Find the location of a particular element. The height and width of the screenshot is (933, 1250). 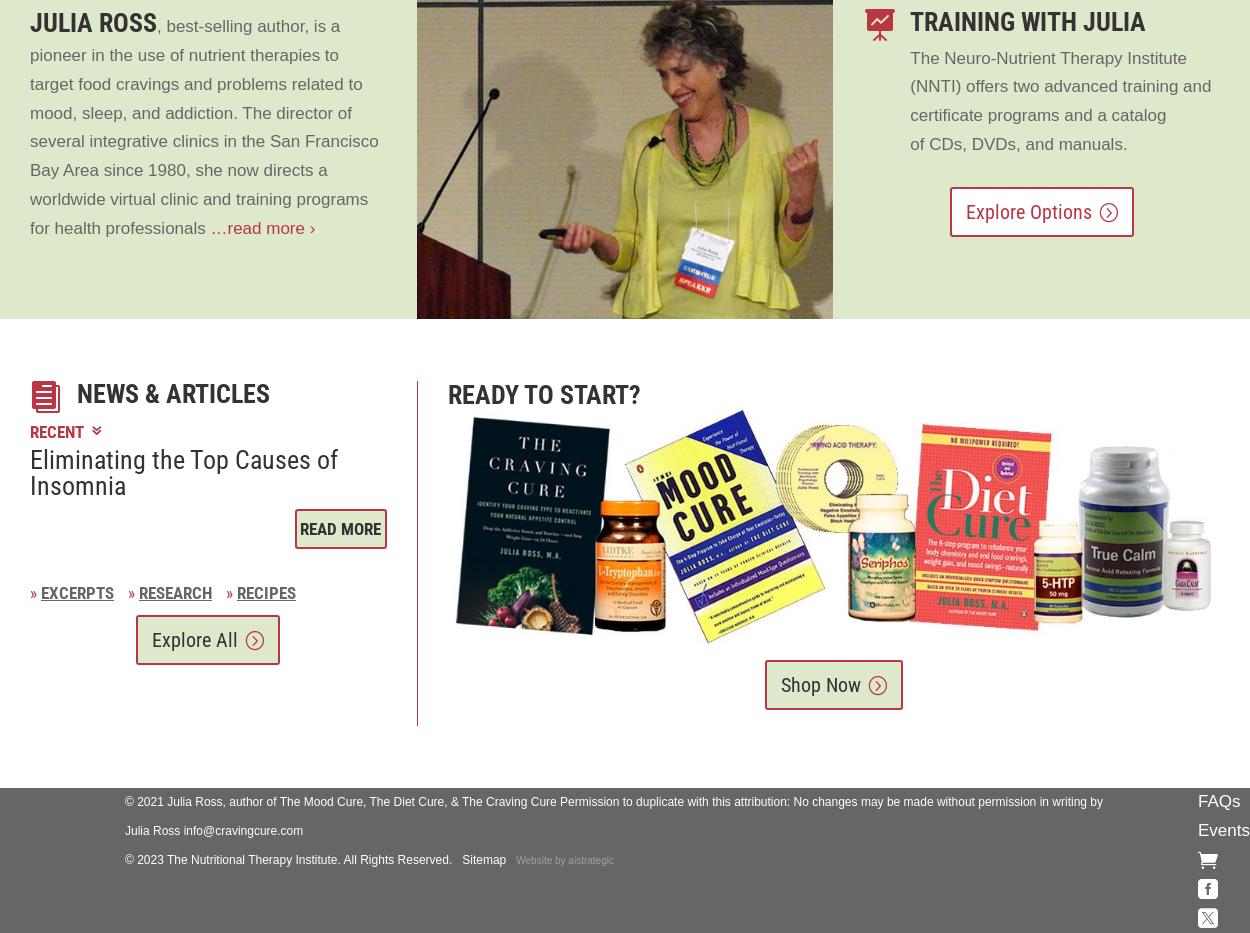

'FAQs' is located at coordinates (1218, 801).